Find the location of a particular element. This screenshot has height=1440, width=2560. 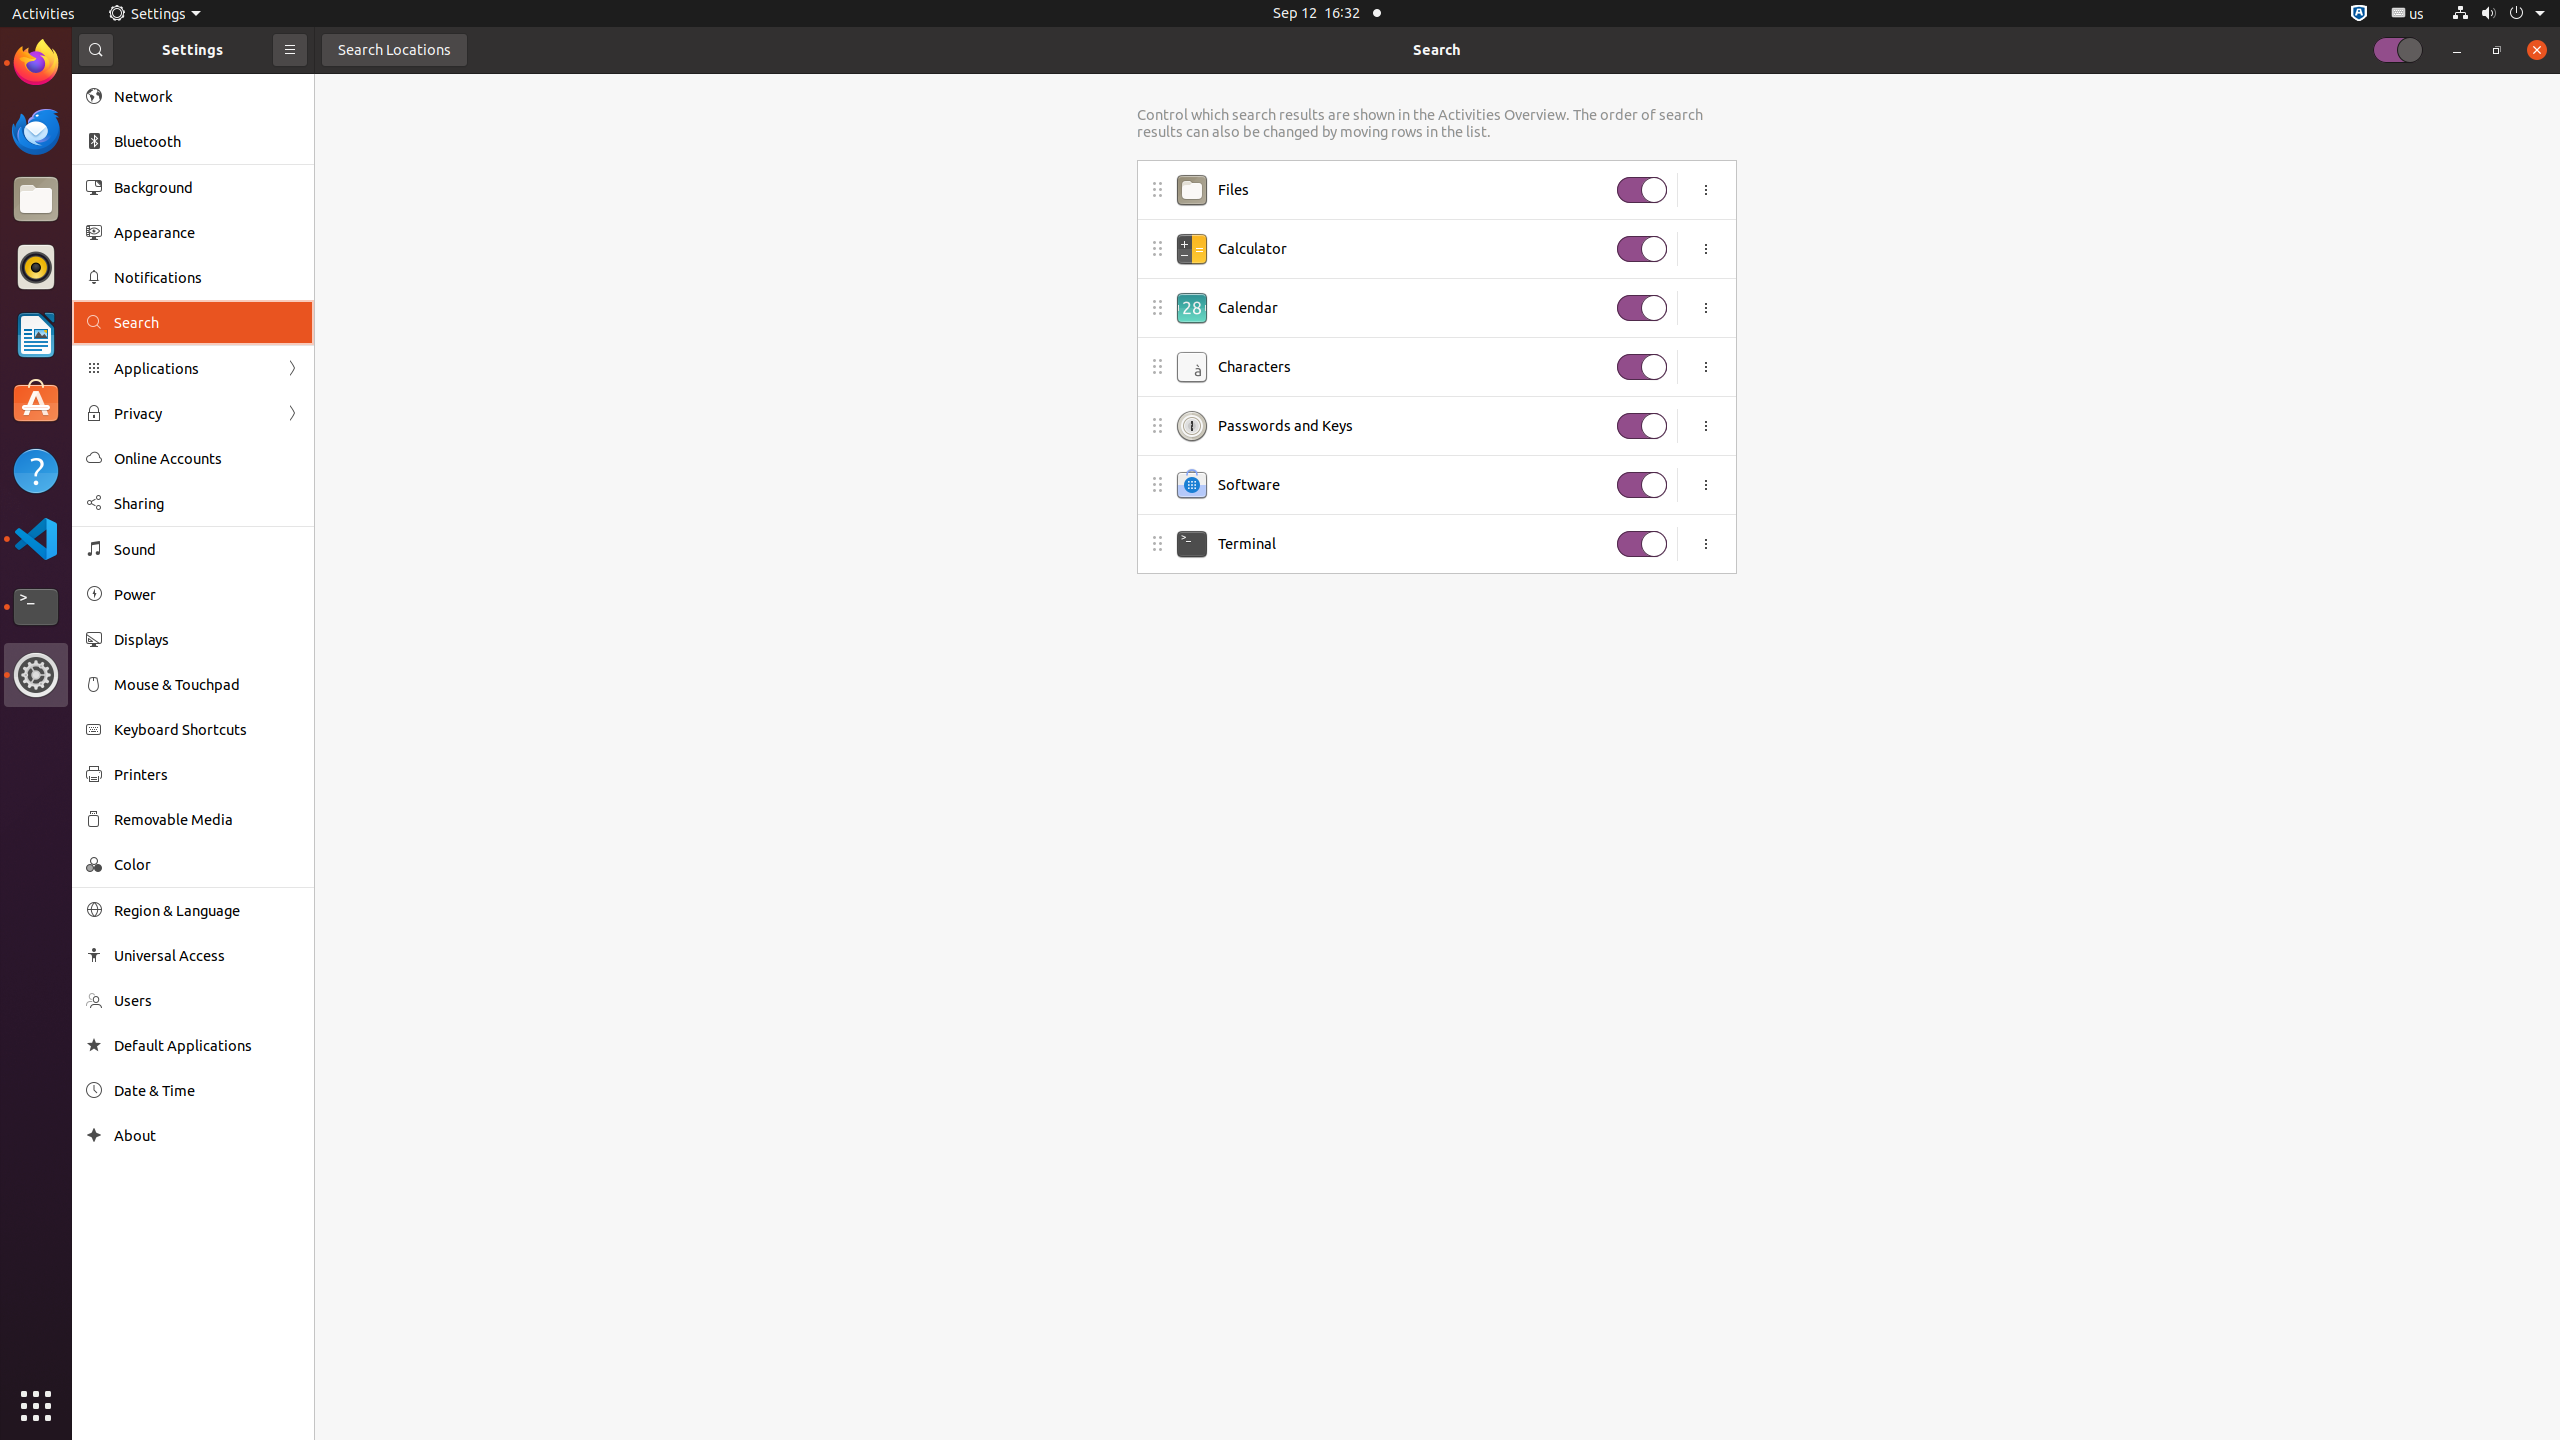

'Forward' is located at coordinates (292, 413).